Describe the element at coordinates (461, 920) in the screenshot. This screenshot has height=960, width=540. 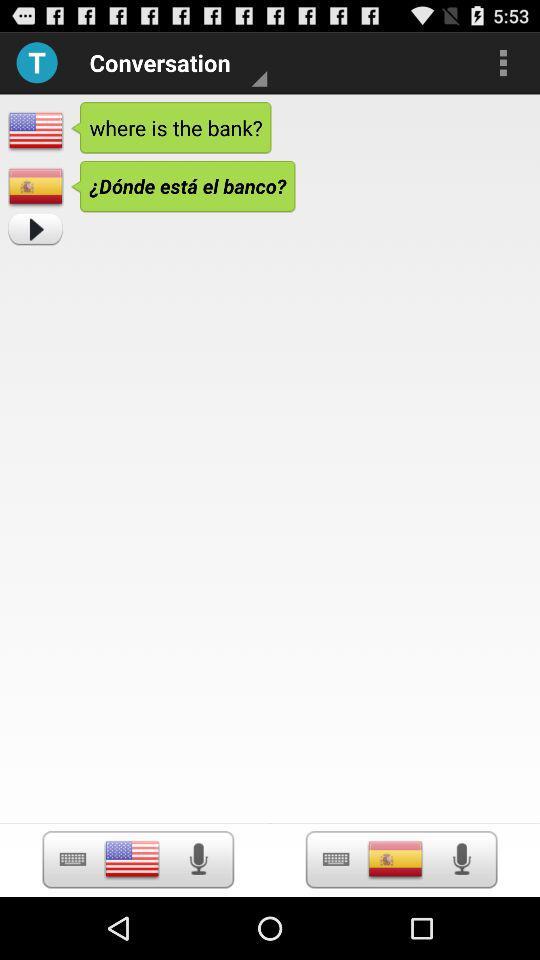
I see `the microphone icon` at that location.